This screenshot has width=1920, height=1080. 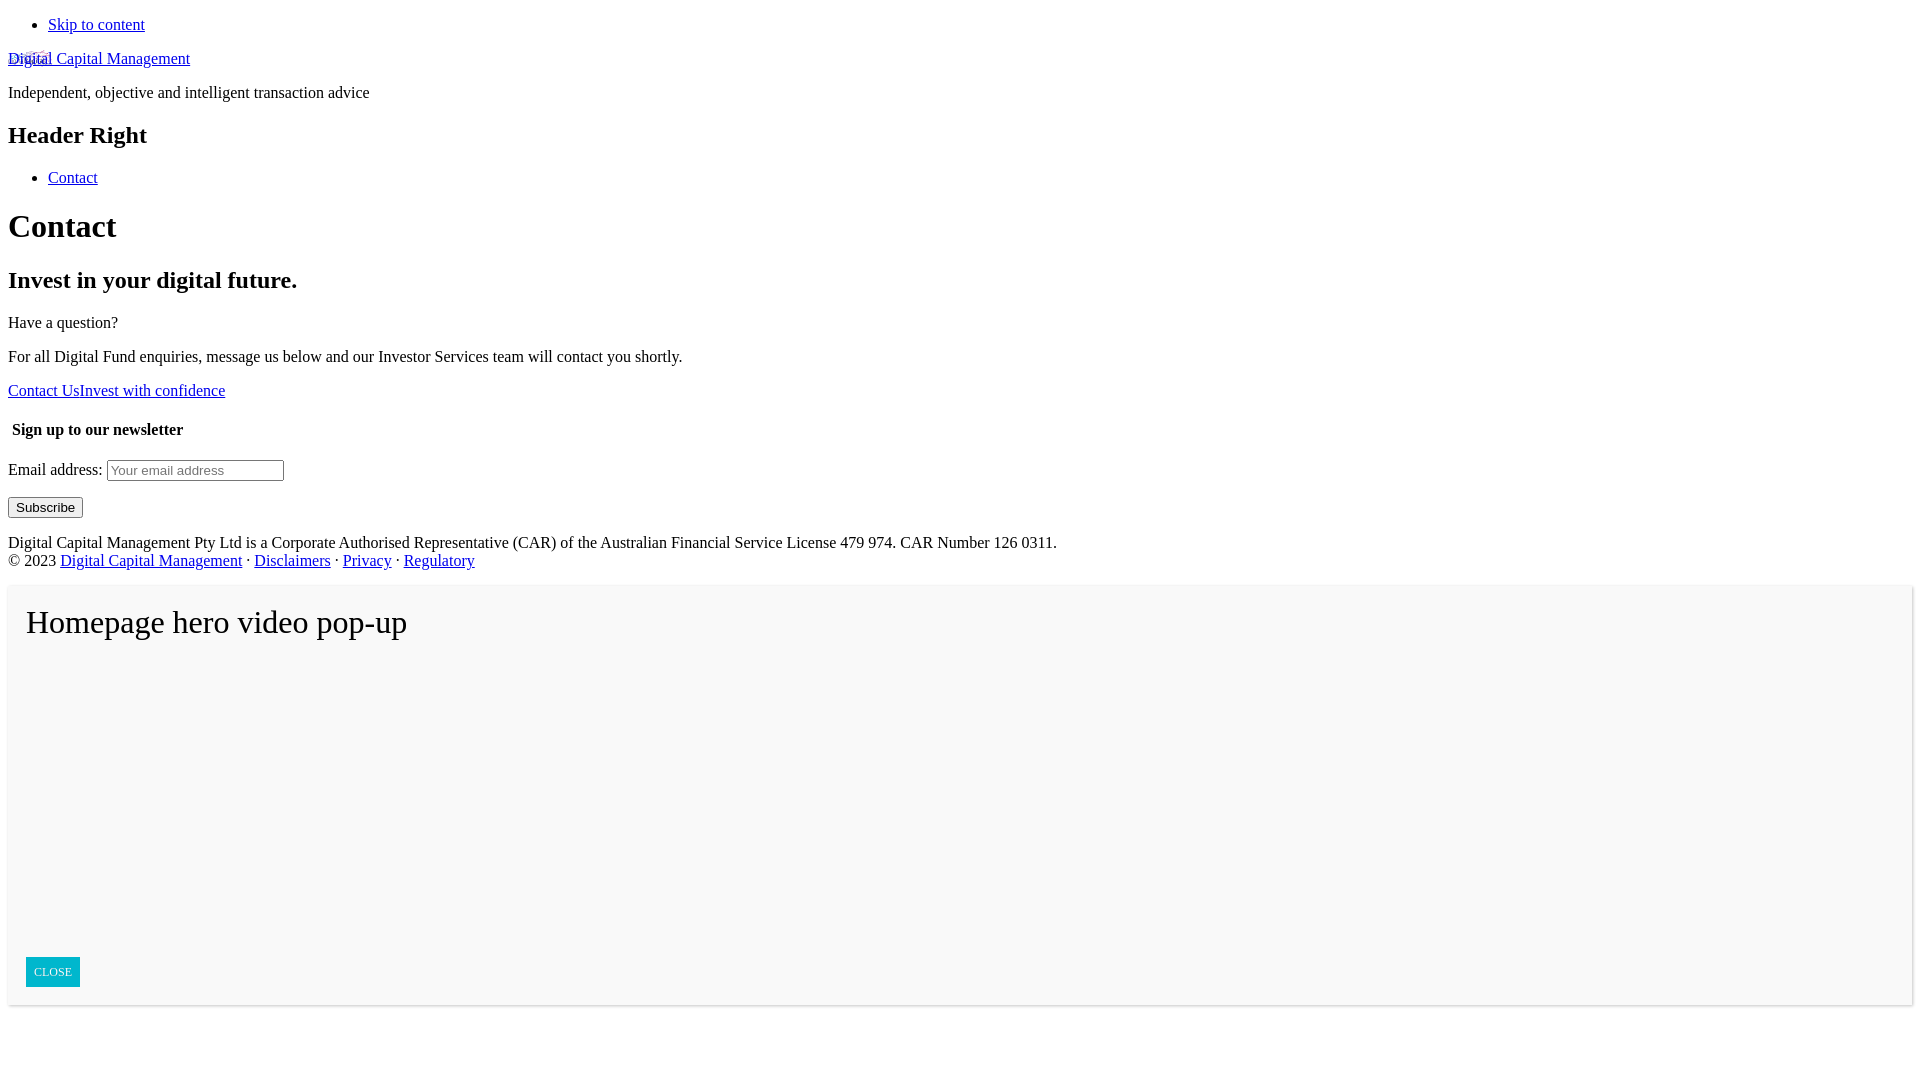 What do you see at coordinates (52, 971) in the screenshot?
I see `'CLOSE'` at bounding box center [52, 971].